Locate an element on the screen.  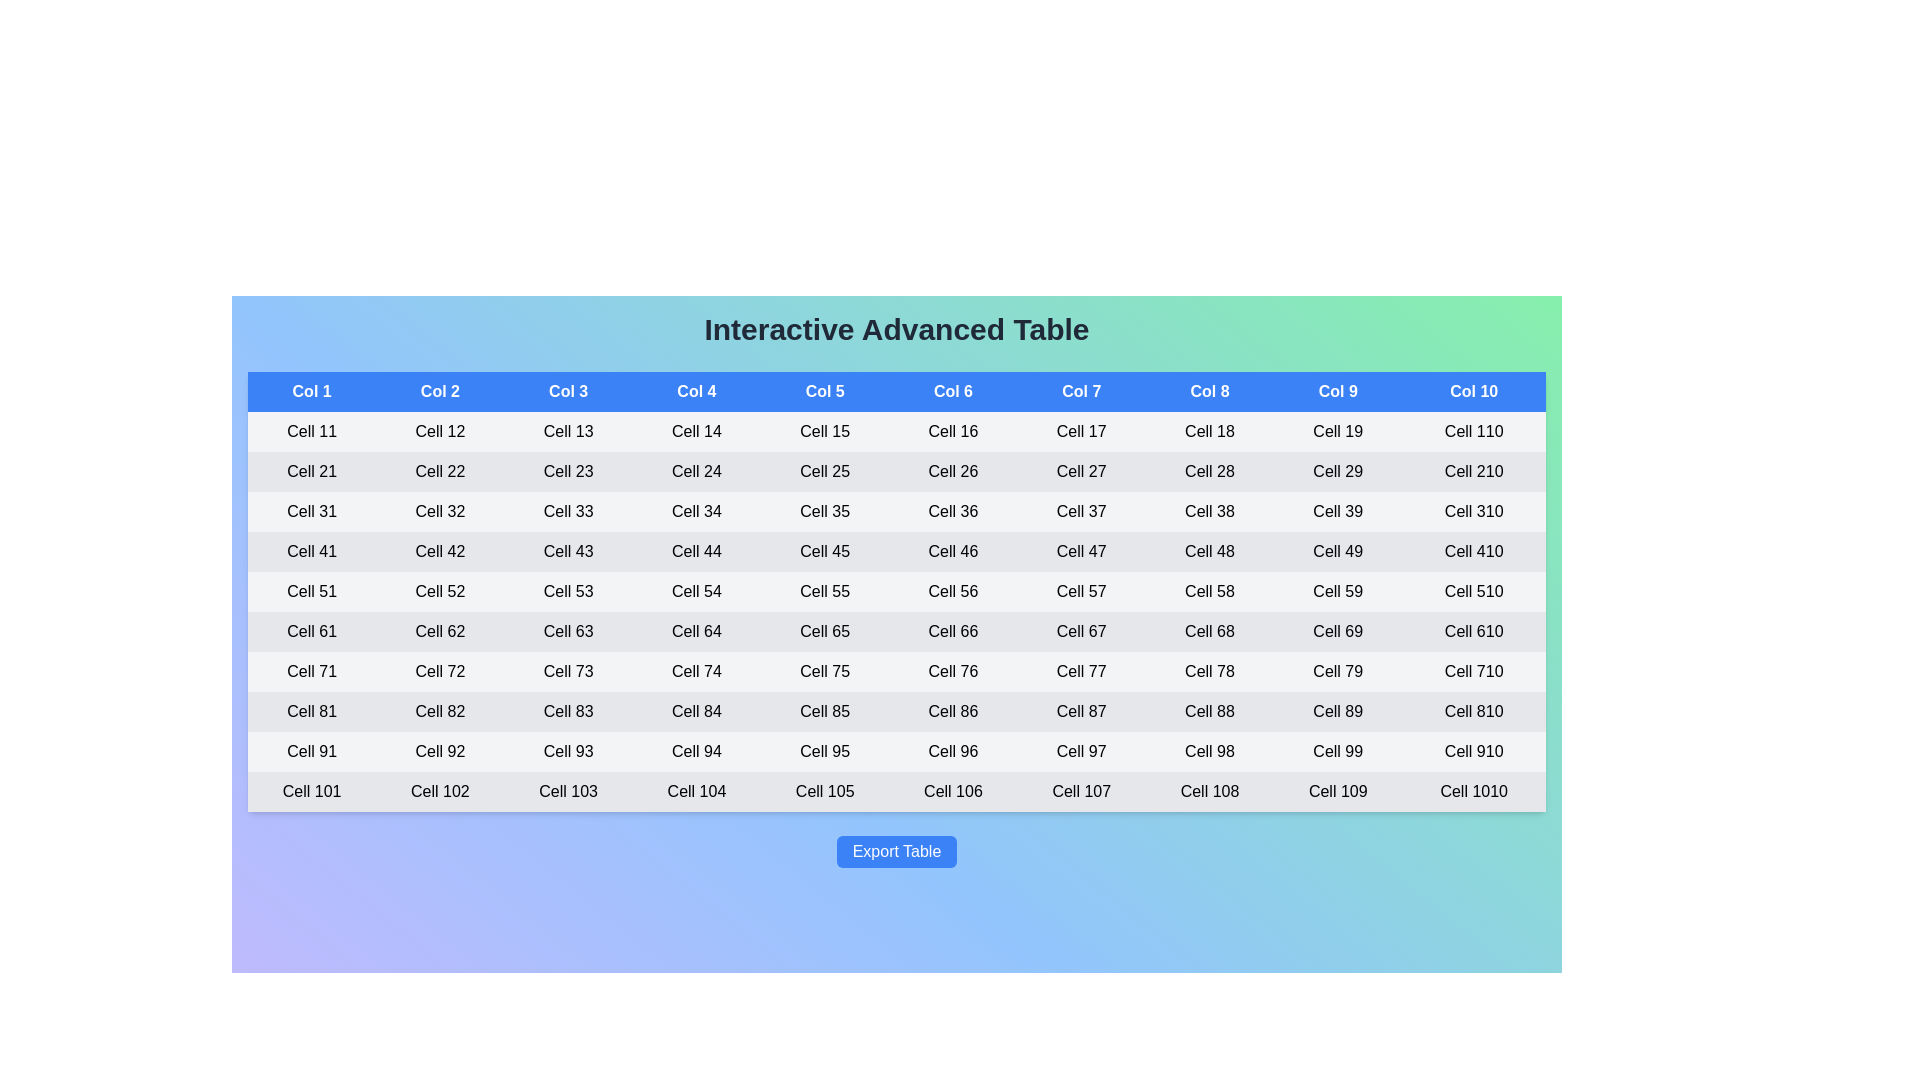
the 'Export Table' button to observe its hover effect is located at coordinates (896, 852).